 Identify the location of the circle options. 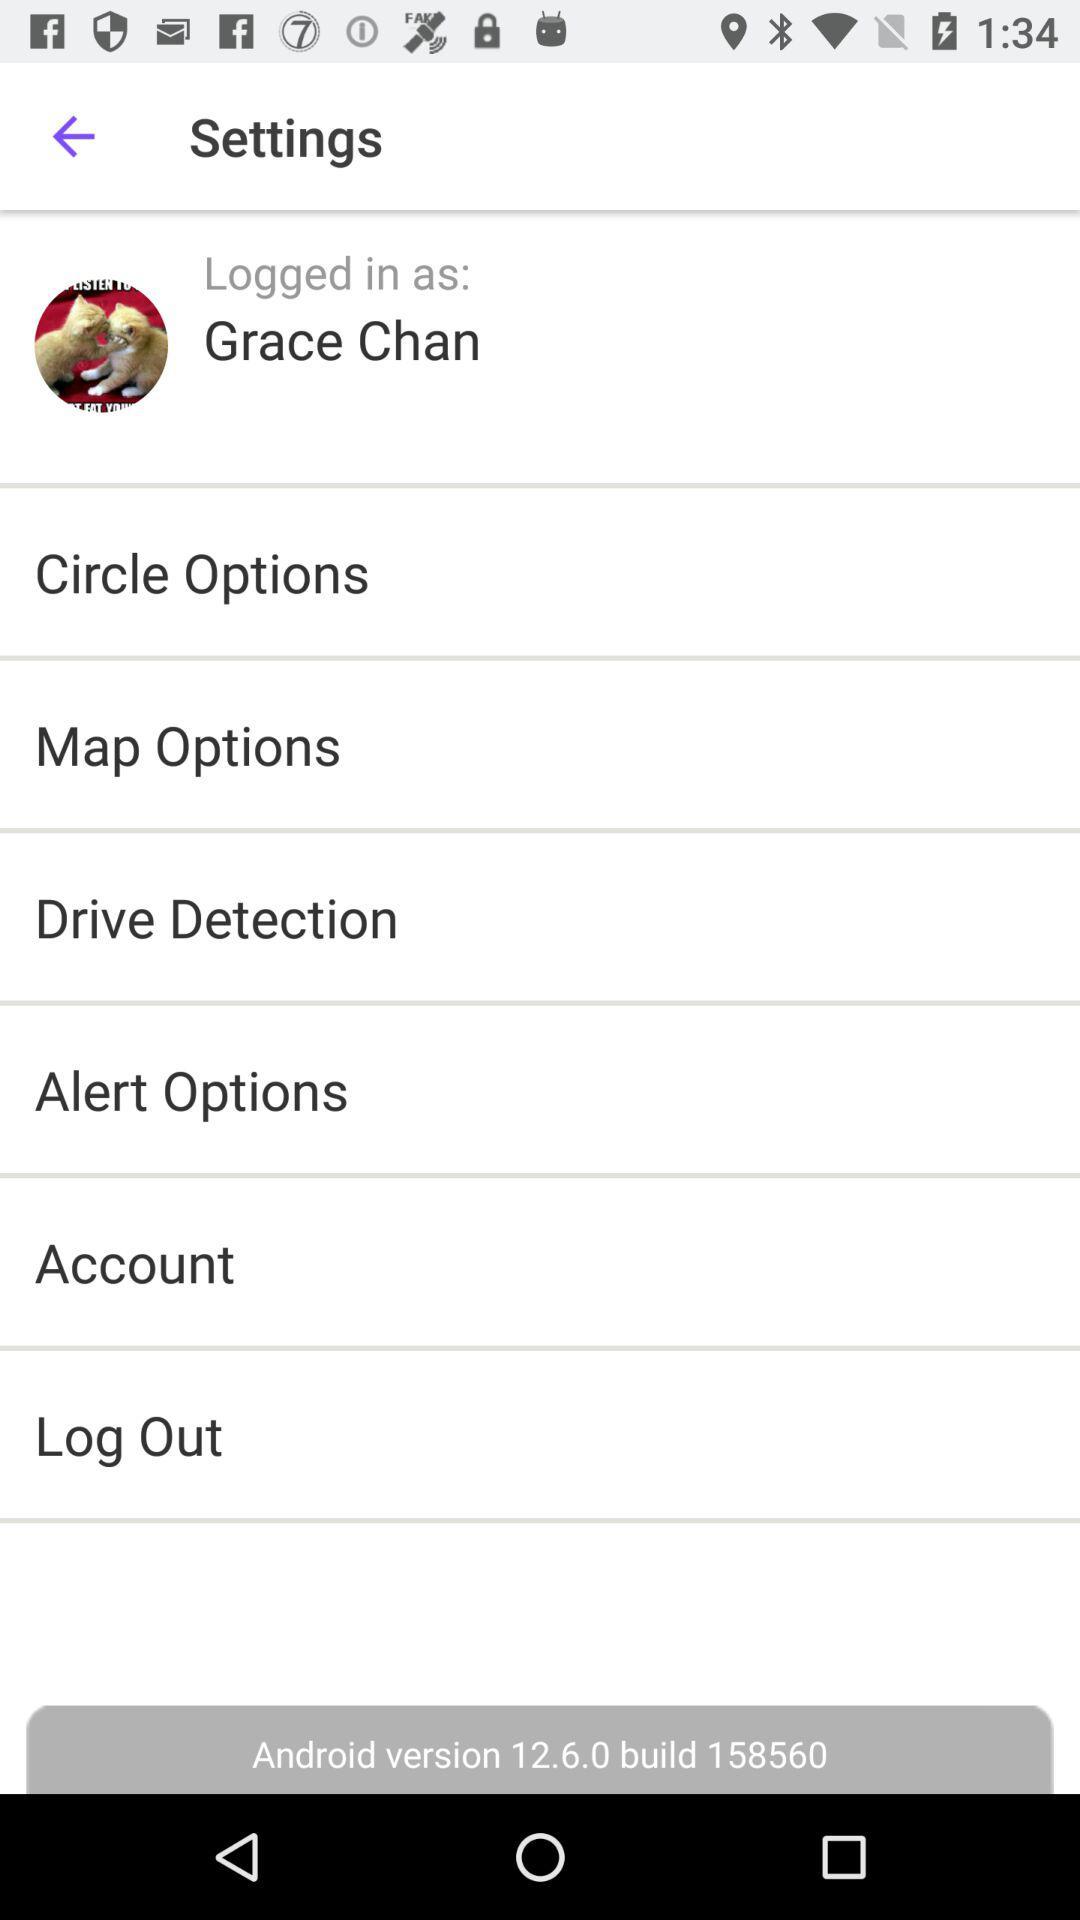
(202, 570).